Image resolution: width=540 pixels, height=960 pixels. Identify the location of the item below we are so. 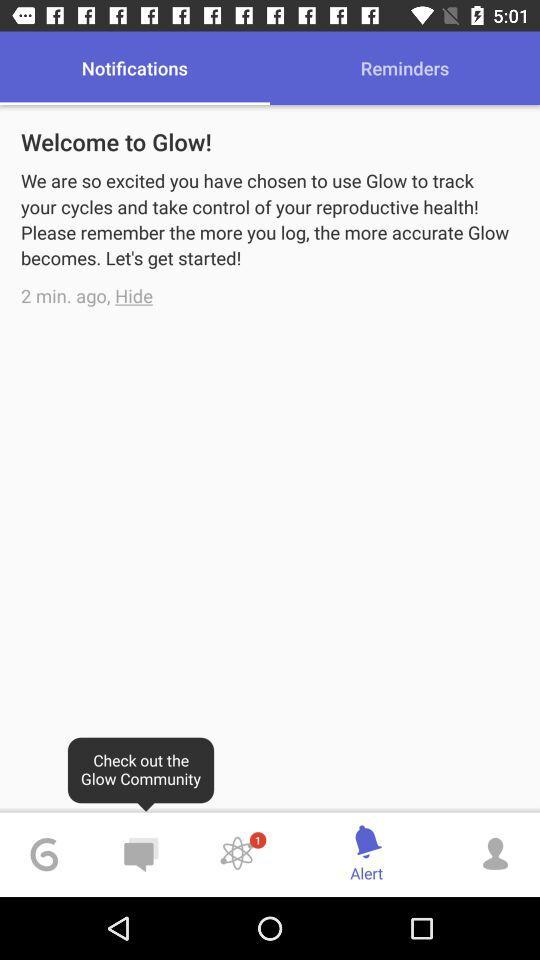
(134, 294).